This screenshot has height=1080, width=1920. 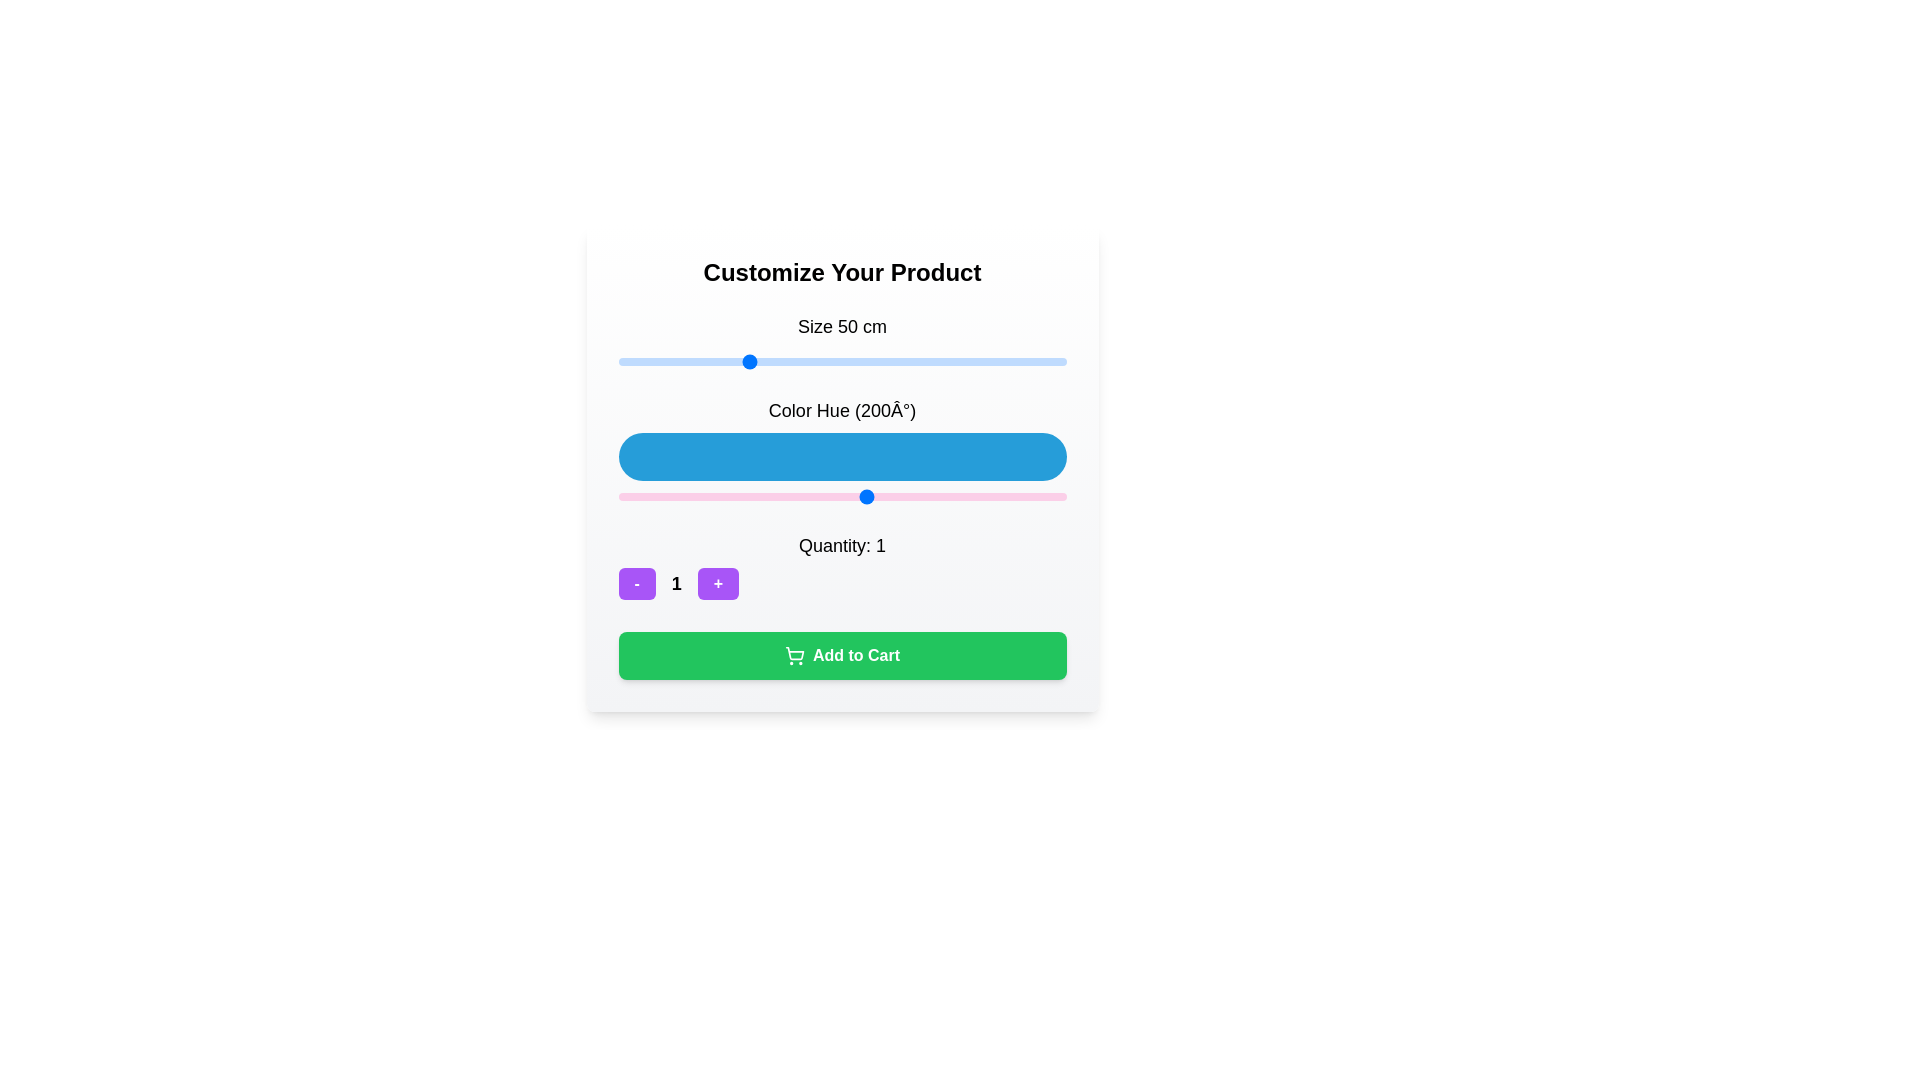 I want to click on the color hue, so click(x=1032, y=496).